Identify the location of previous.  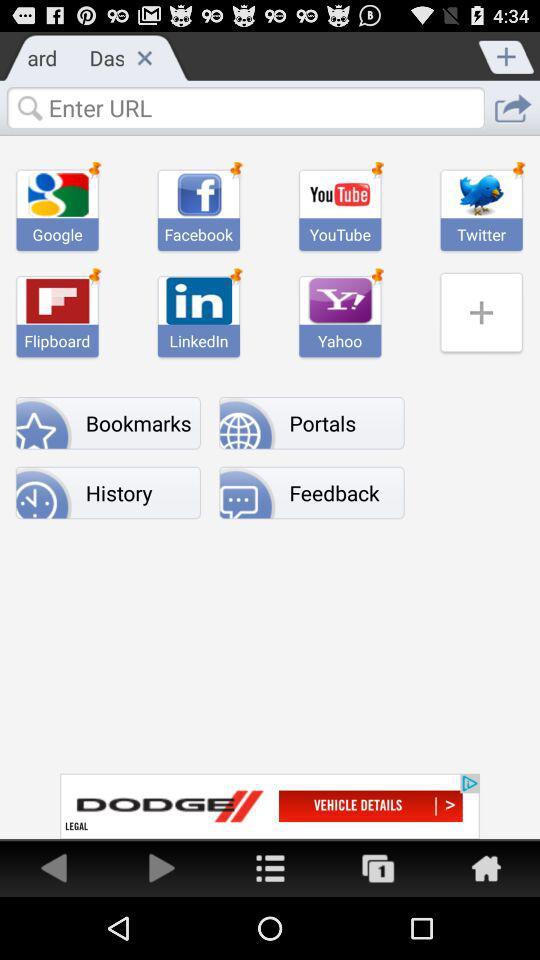
(54, 866).